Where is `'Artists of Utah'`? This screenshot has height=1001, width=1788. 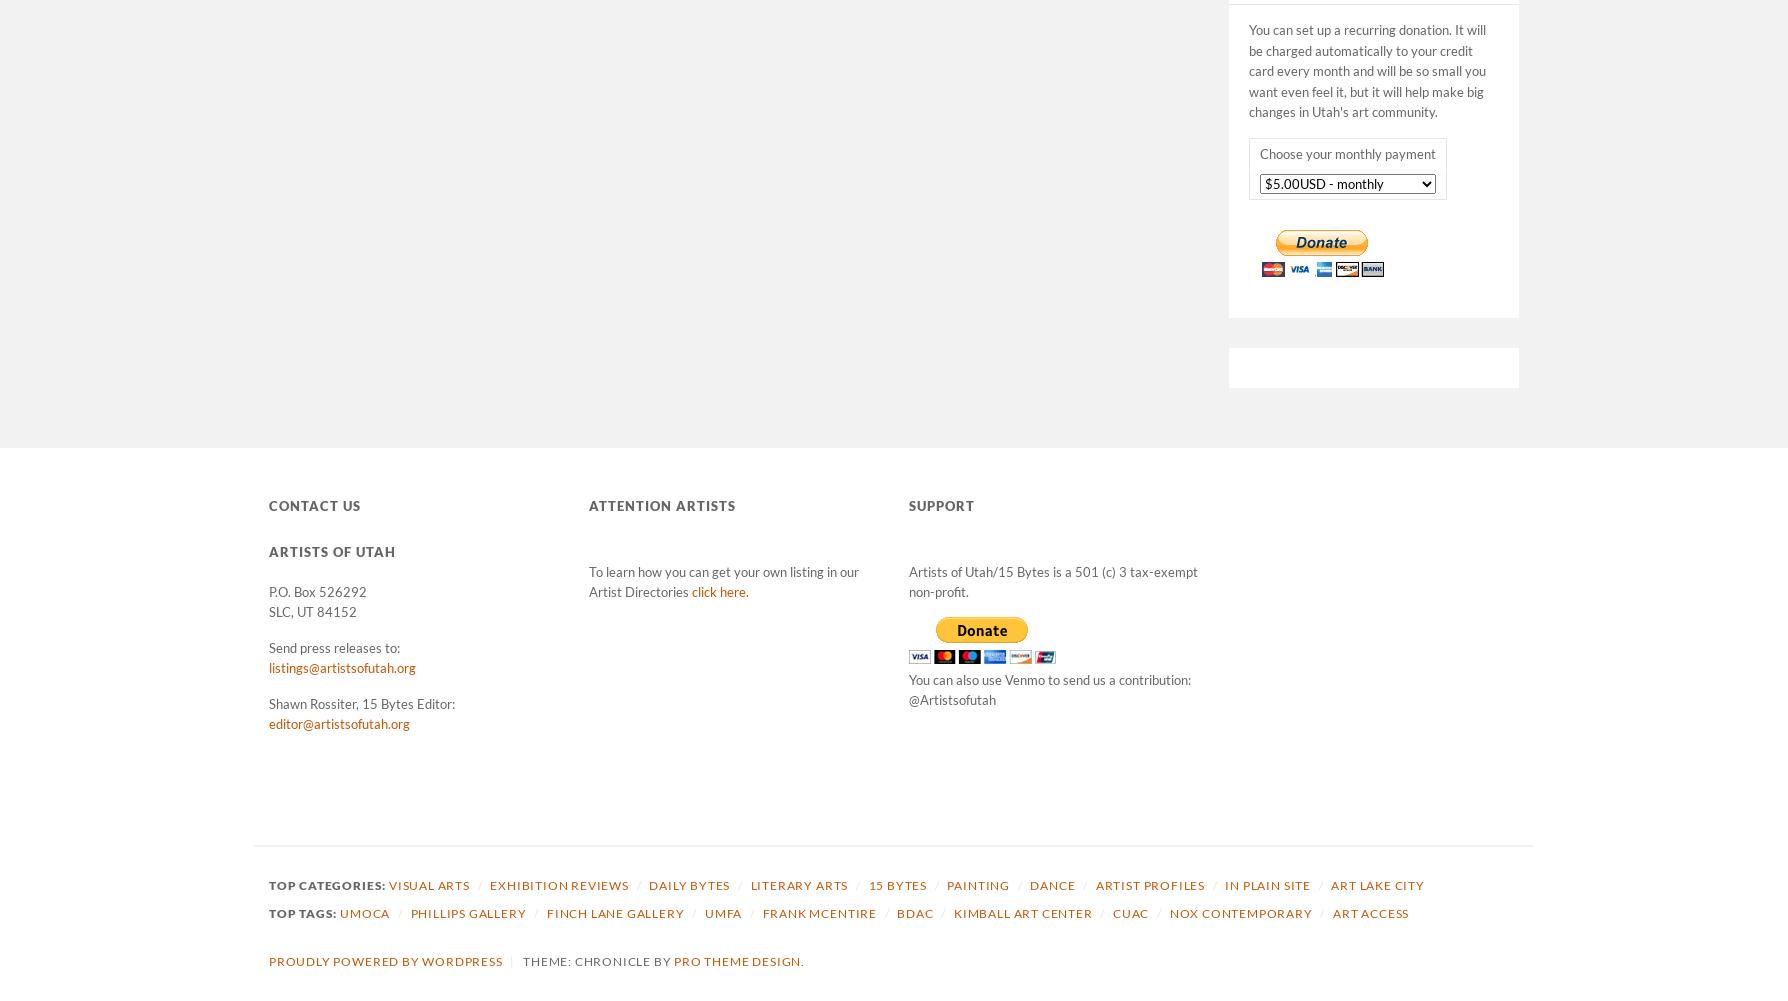
'Artists of Utah' is located at coordinates (331, 549).